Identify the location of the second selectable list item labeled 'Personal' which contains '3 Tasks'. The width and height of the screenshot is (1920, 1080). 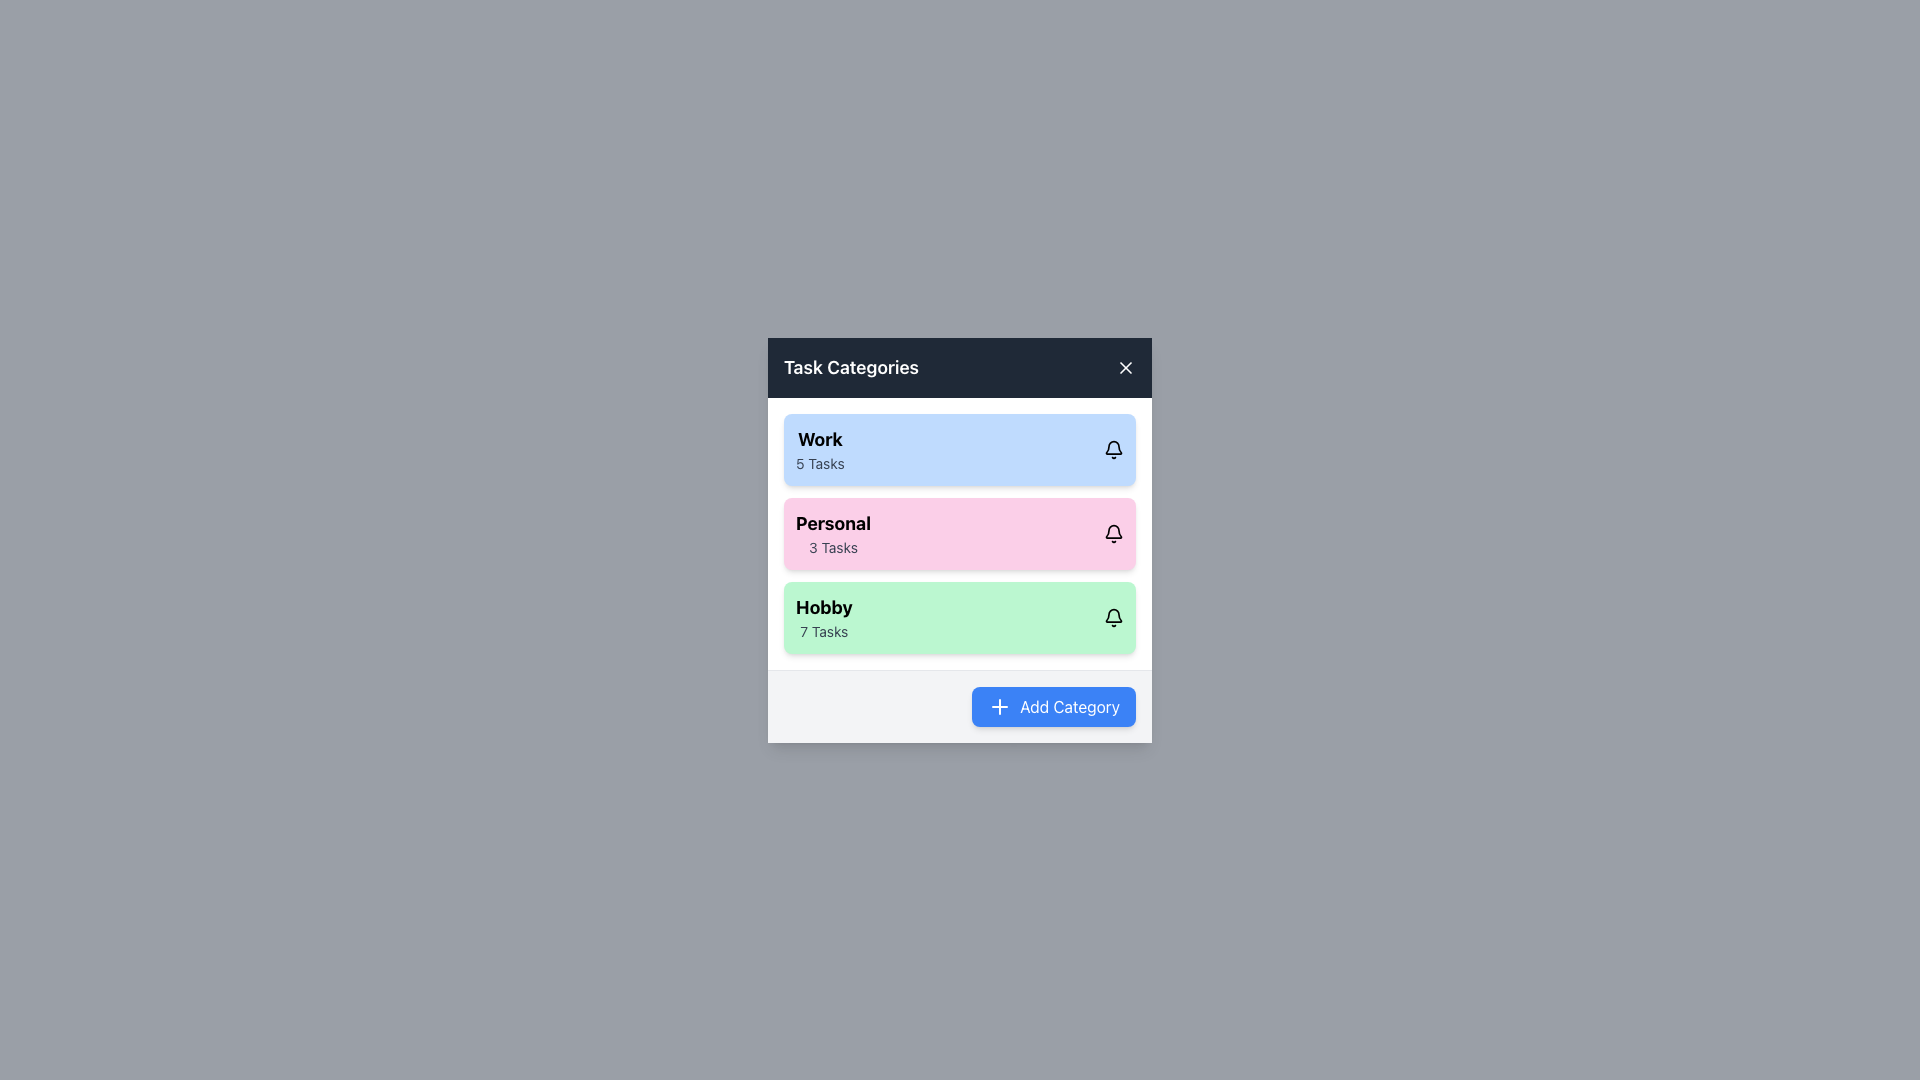
(960, 540).